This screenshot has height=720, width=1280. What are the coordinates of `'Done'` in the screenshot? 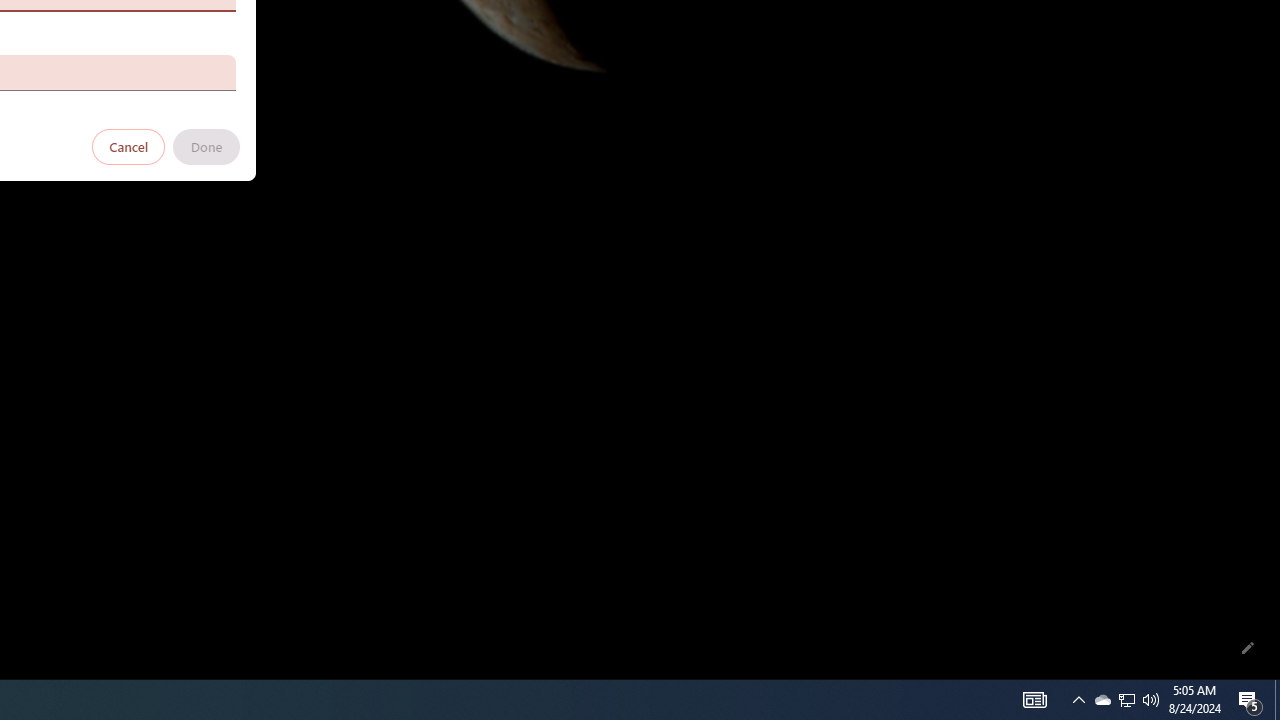 It's located at (206, 145).